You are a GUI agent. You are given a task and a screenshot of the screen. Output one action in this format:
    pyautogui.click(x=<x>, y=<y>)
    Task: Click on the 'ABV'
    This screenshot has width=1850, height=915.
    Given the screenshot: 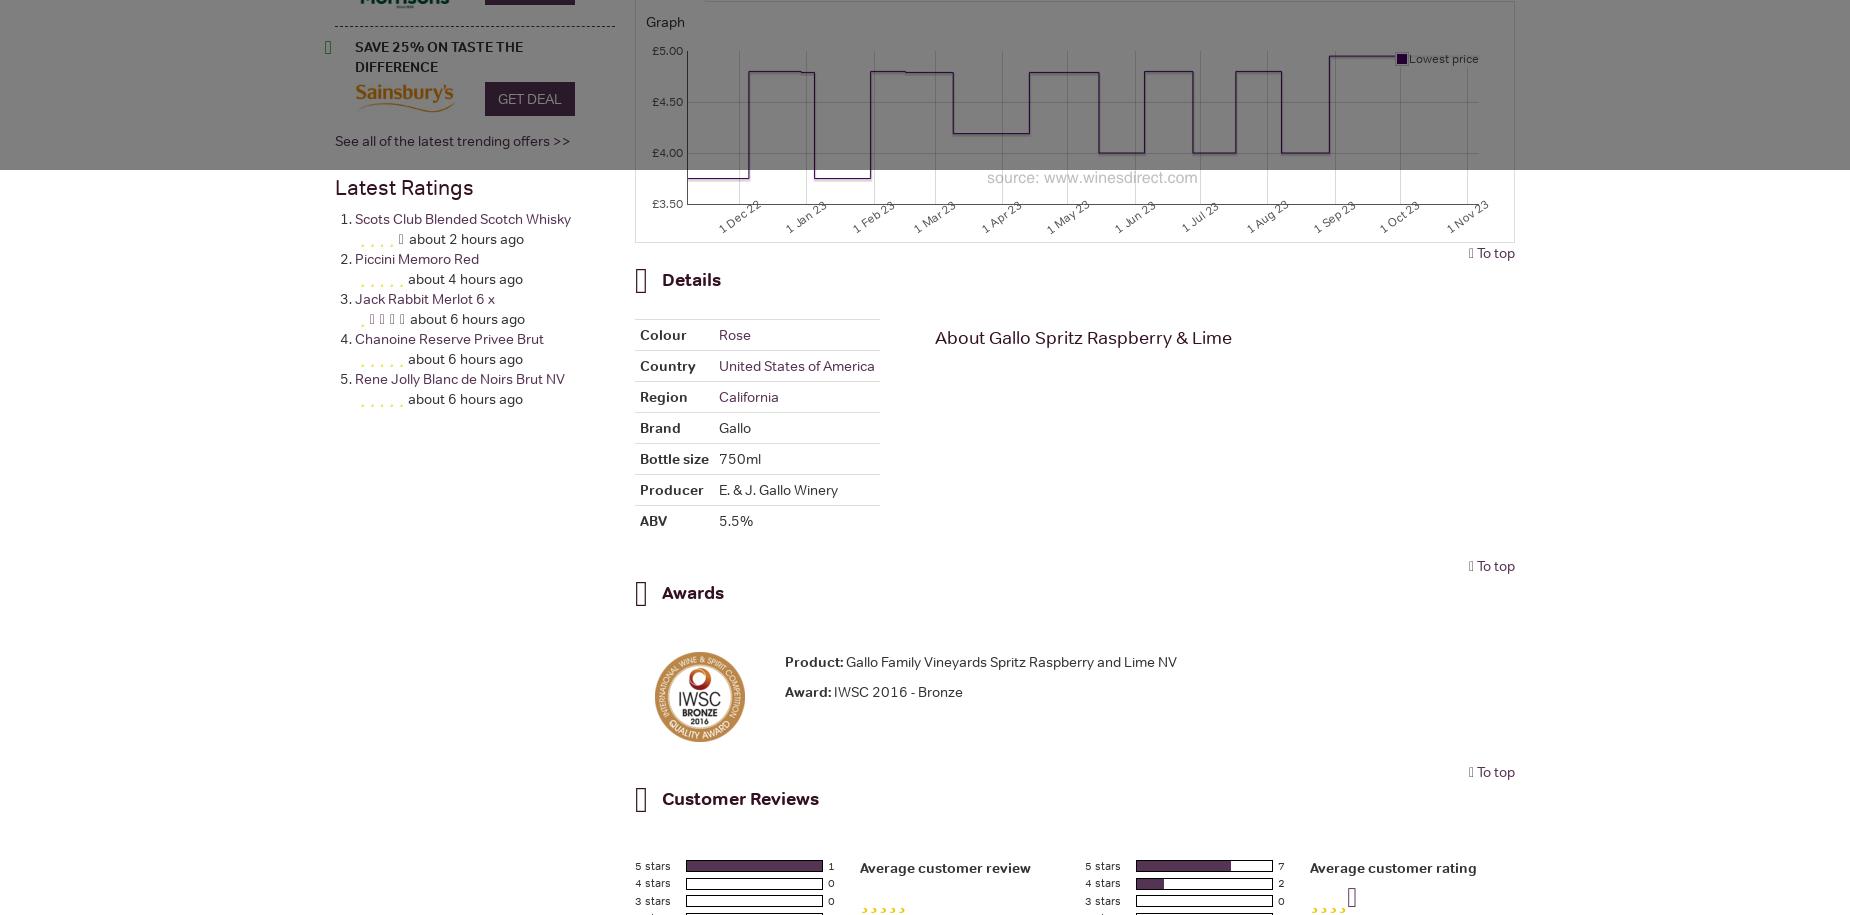 What is the action you would take?
    pyautogui.click(x=653, y=519)
    